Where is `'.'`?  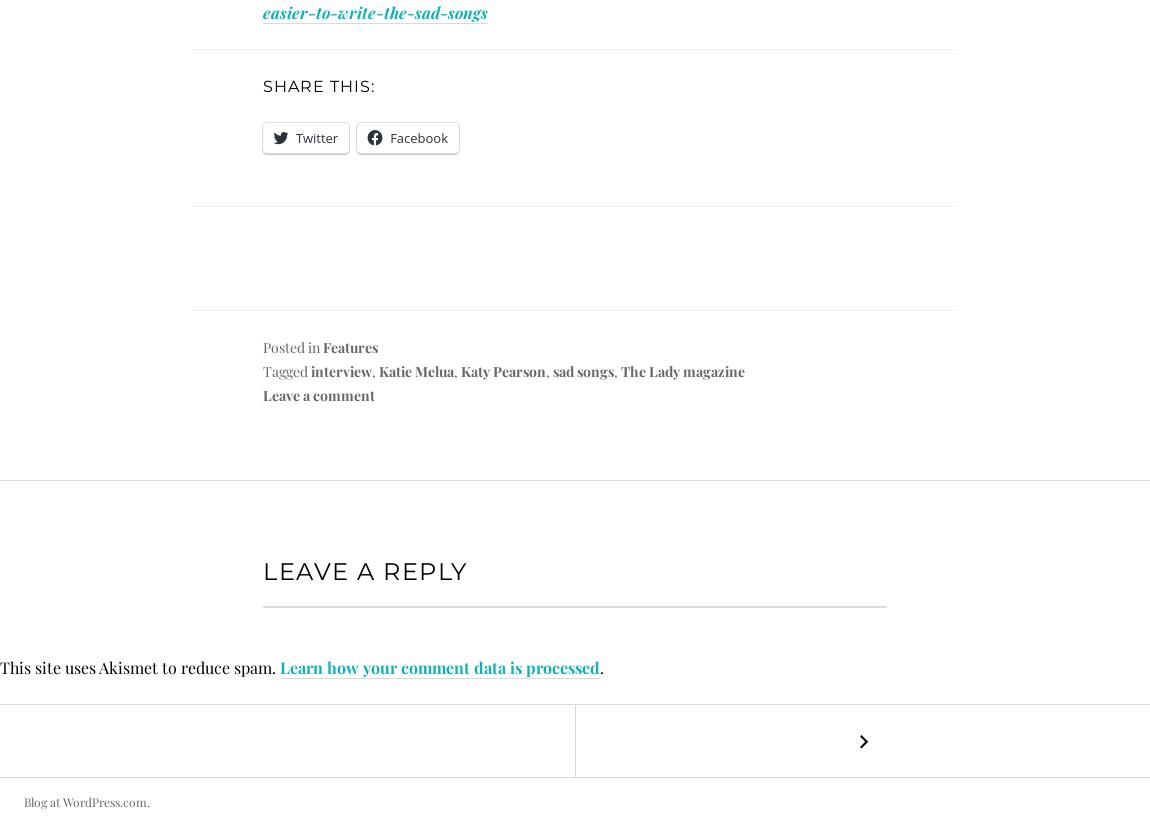
'.' is located at coordinates (601, 667).